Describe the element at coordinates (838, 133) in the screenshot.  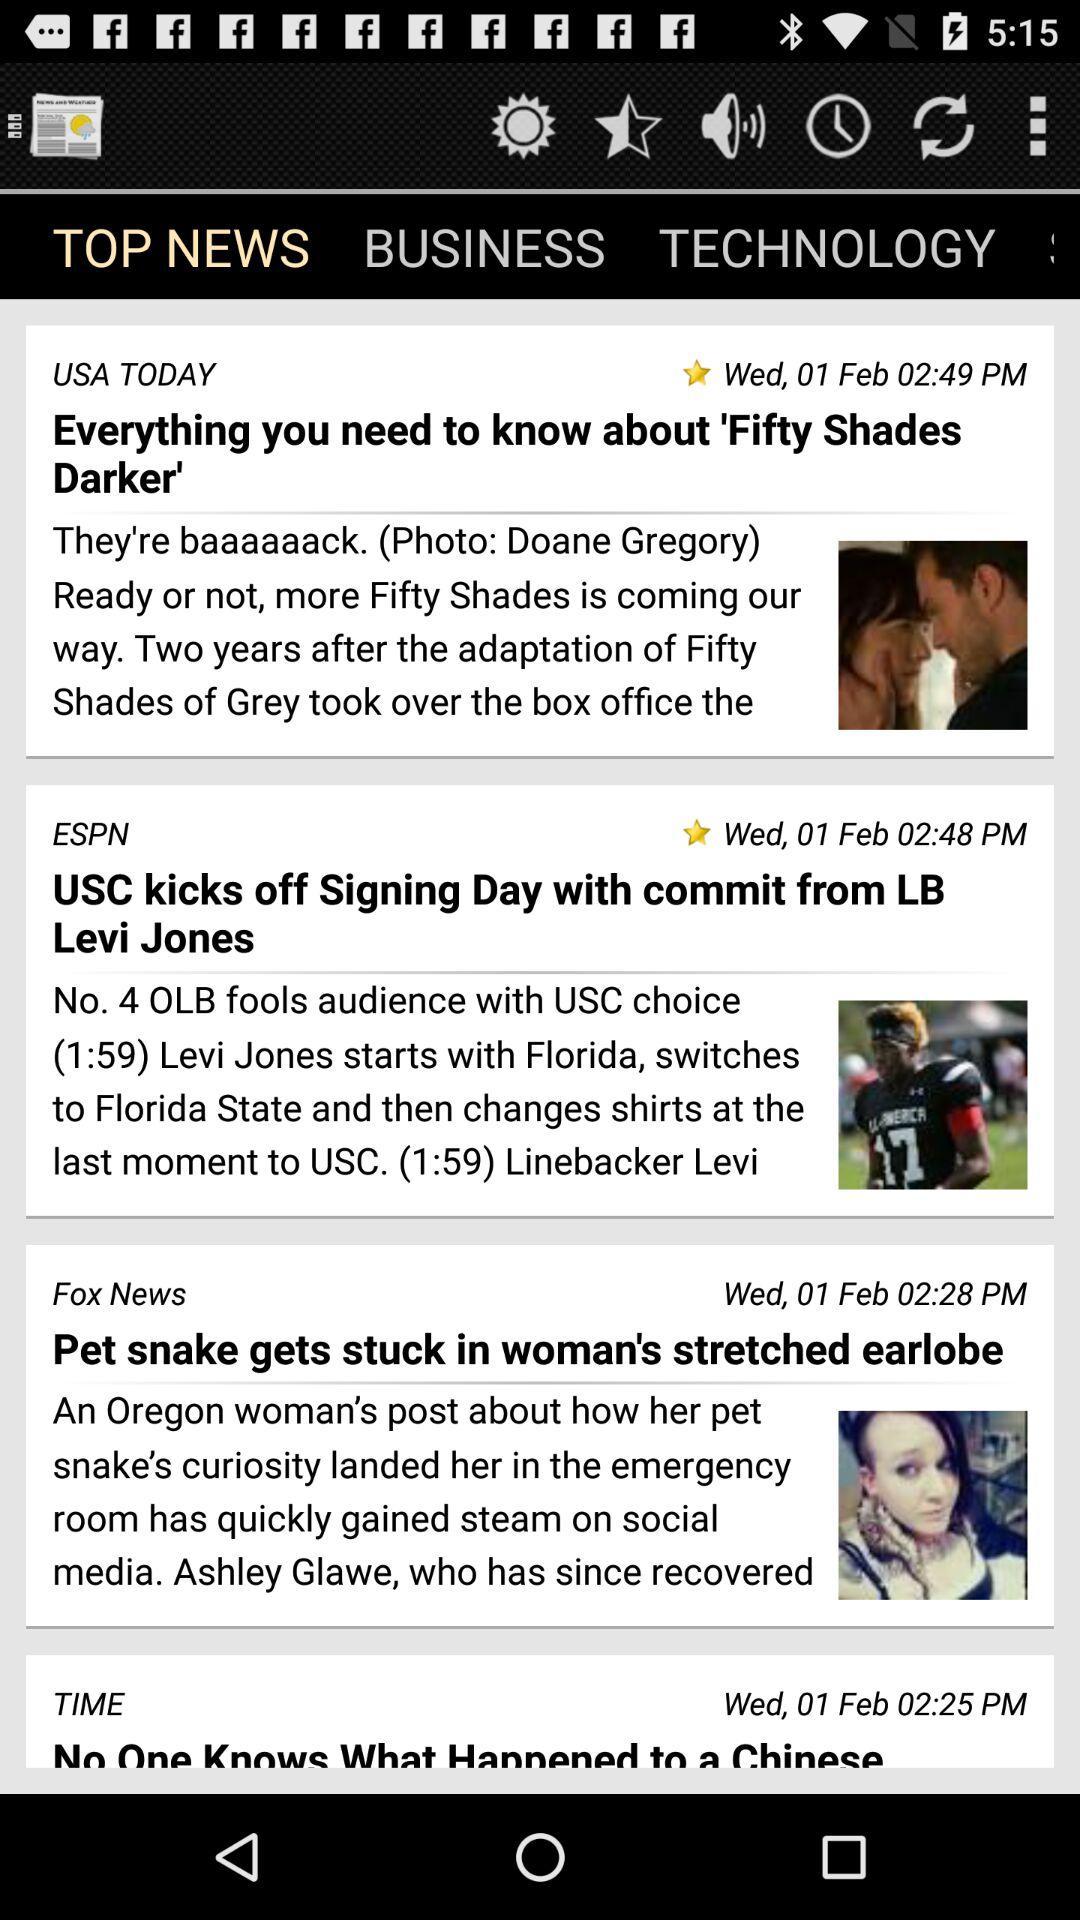
I see `the time icon` at that location.